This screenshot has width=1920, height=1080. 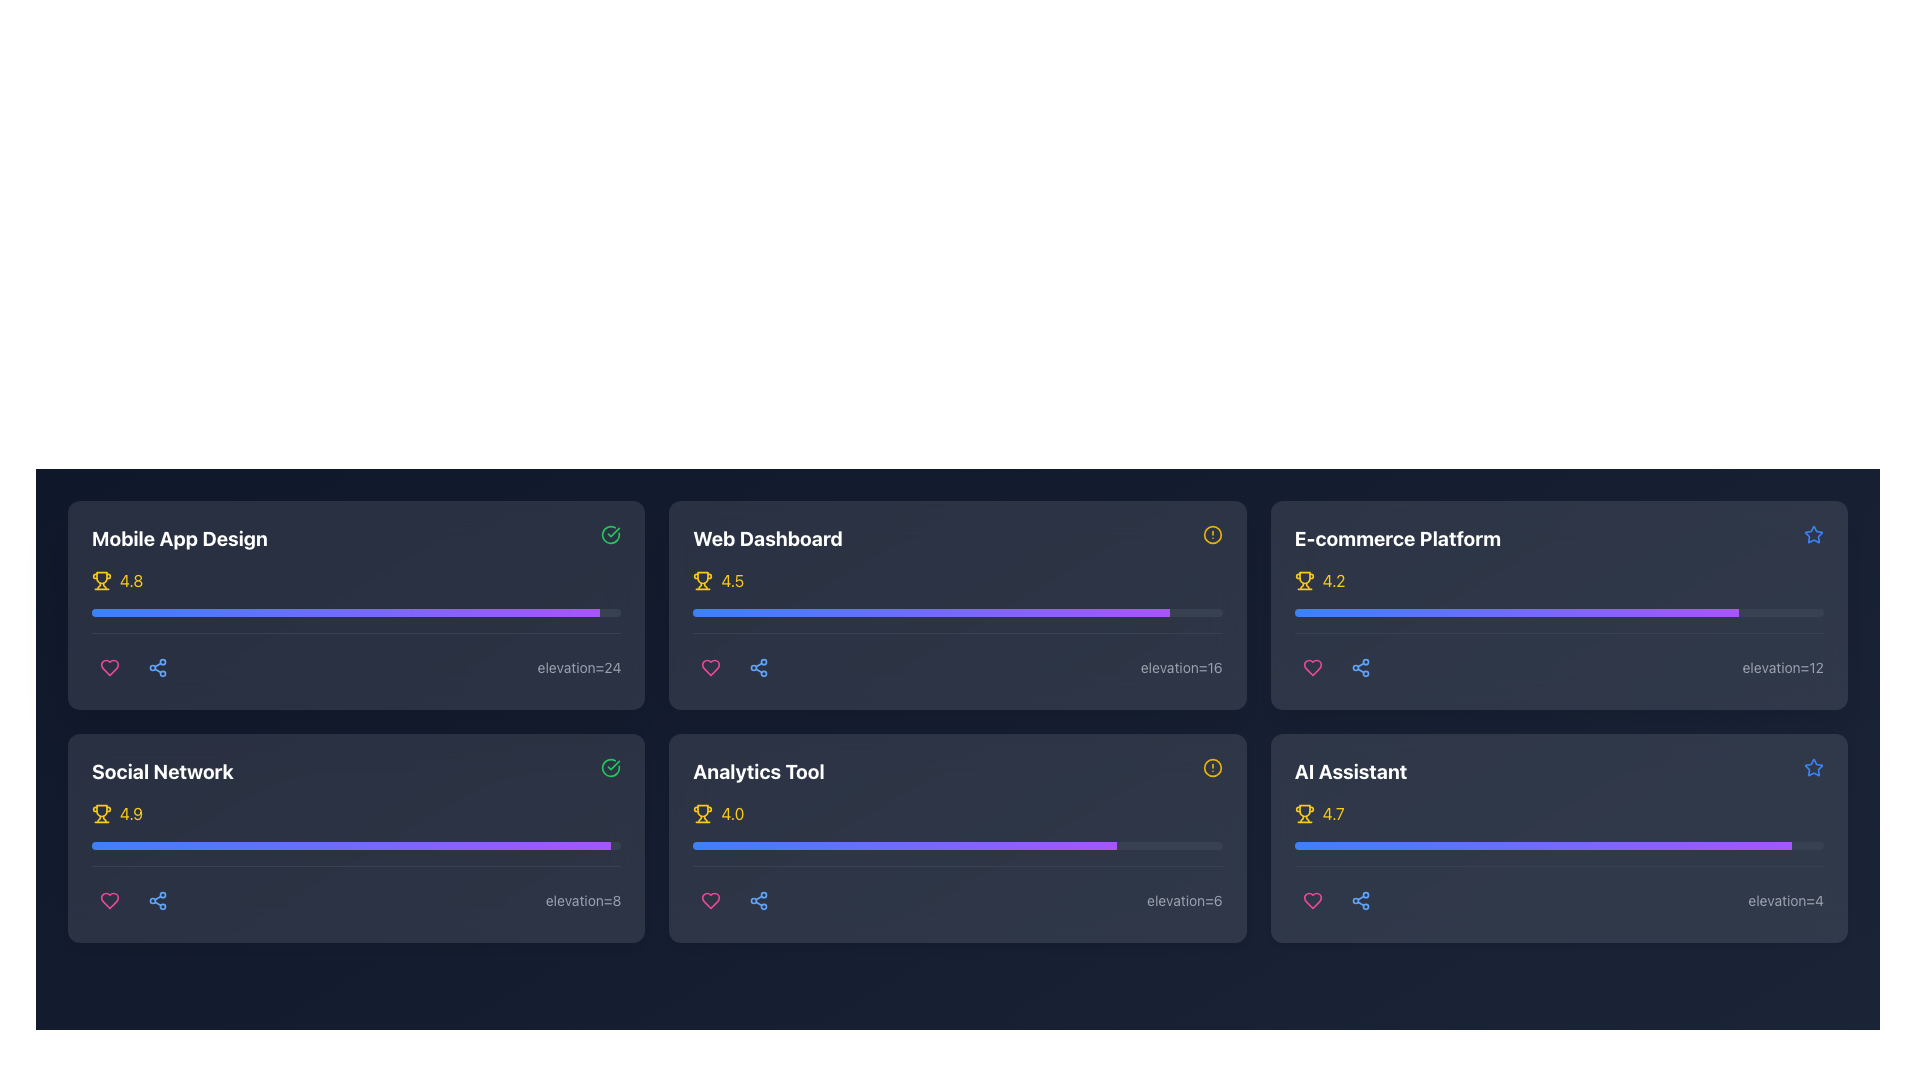 I want to click on the progress bar value, so click(x=1413, y=612).